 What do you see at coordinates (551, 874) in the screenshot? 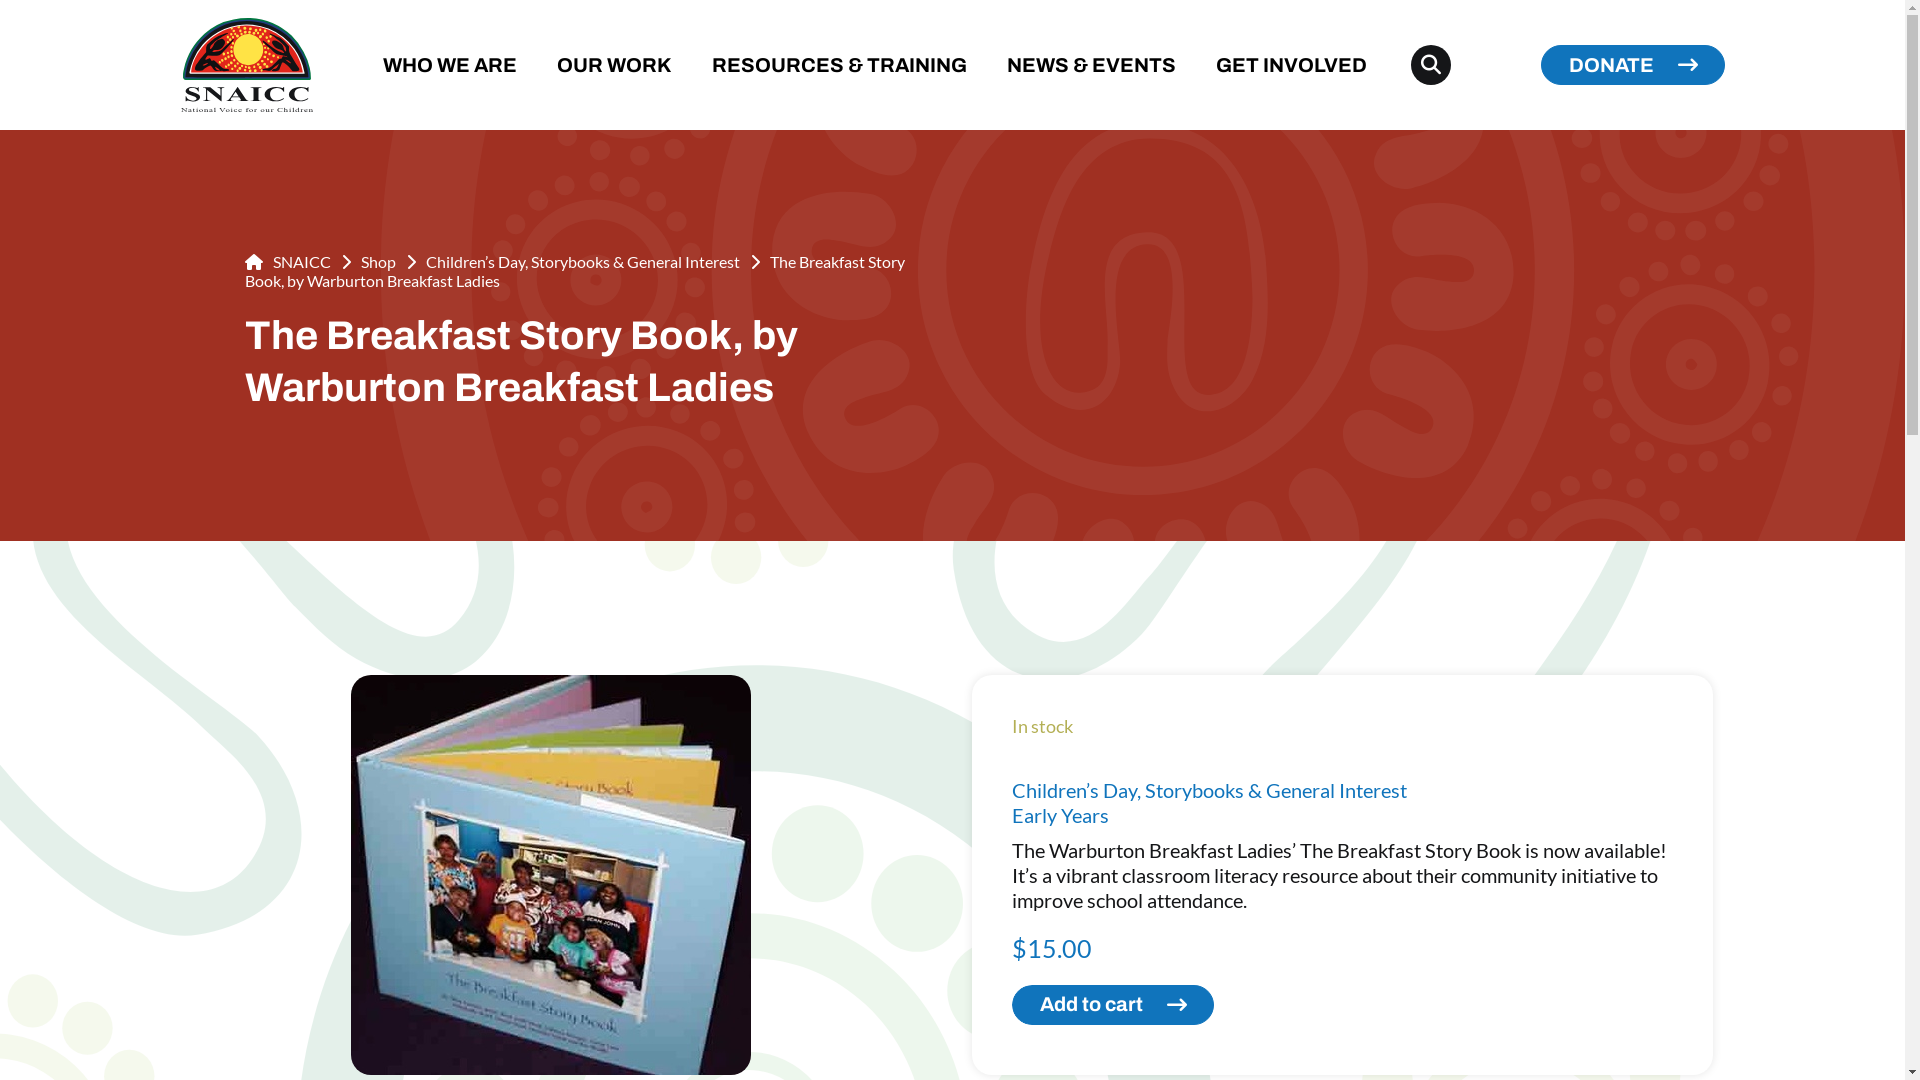
I see `'001764_adca'` at bounding box center [551, 874].